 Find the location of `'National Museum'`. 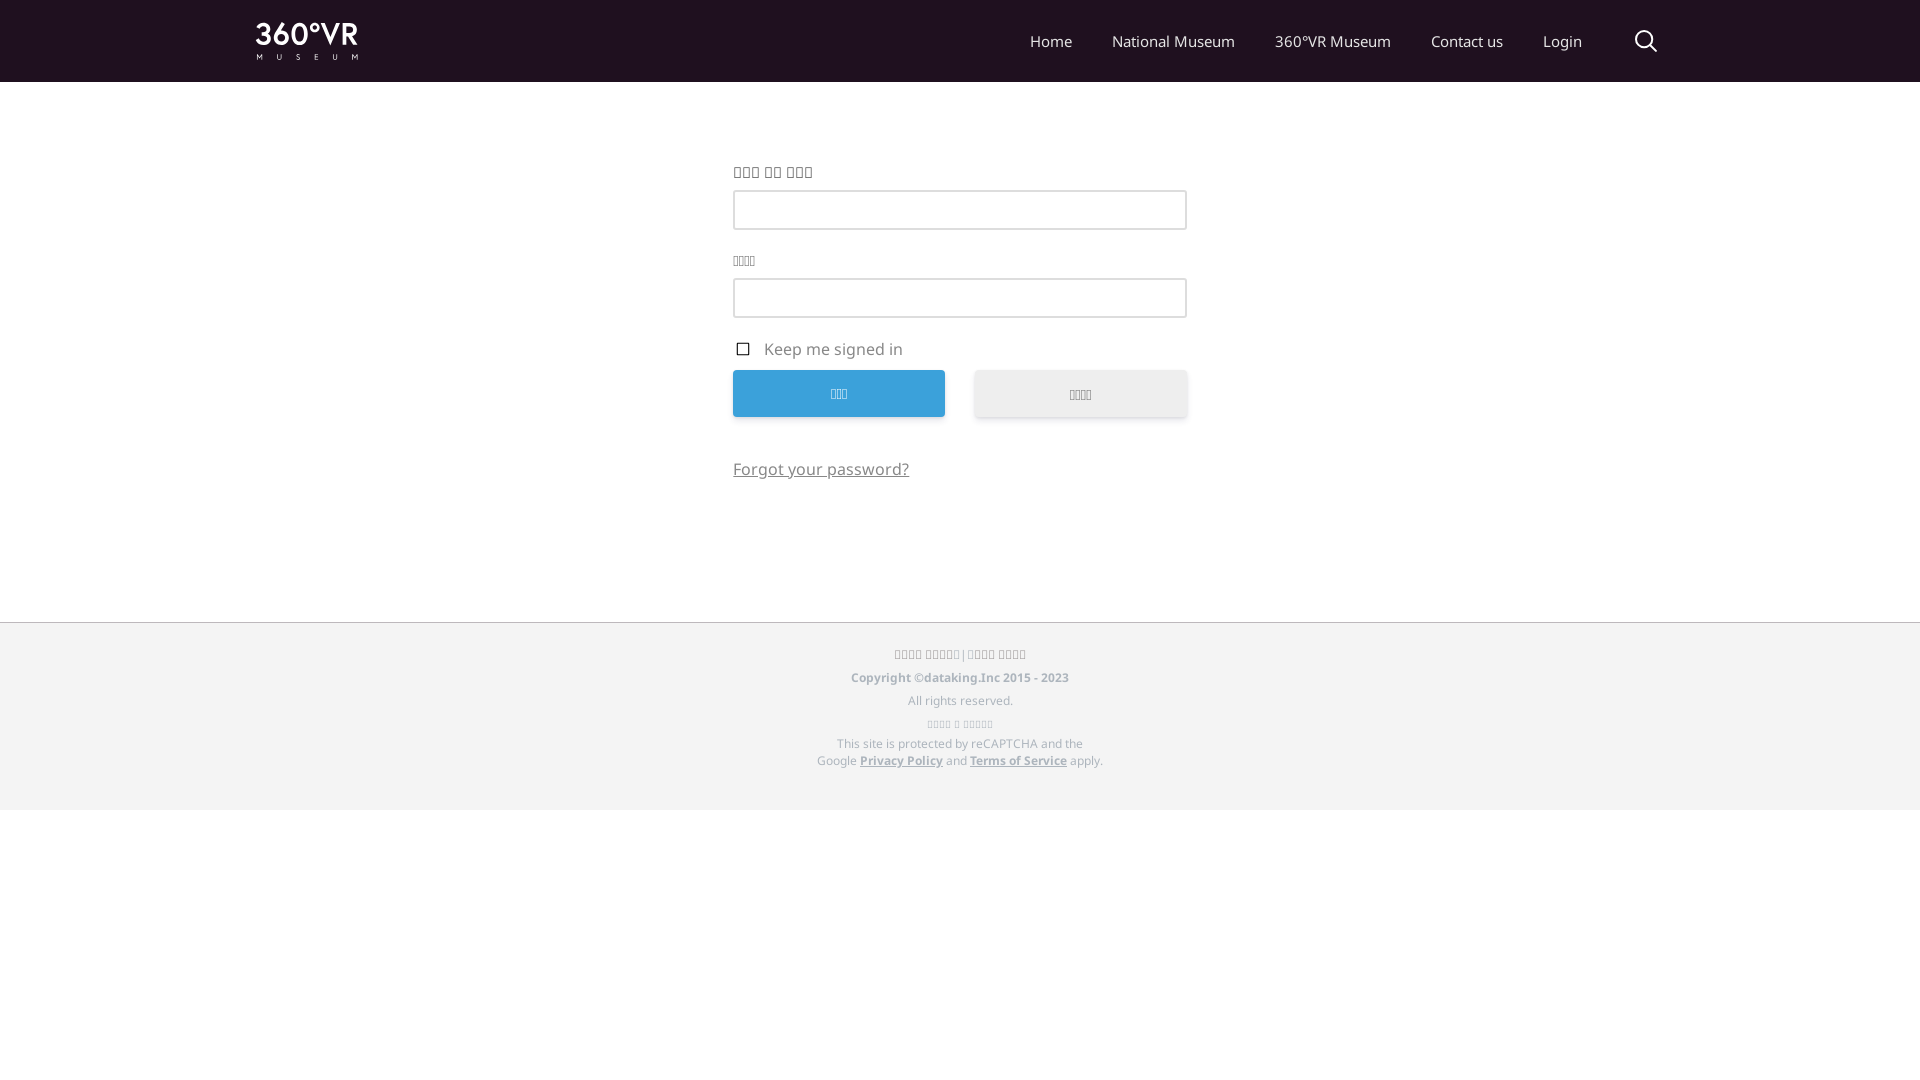

'National Museum' is located at coordinates (1111, 41).